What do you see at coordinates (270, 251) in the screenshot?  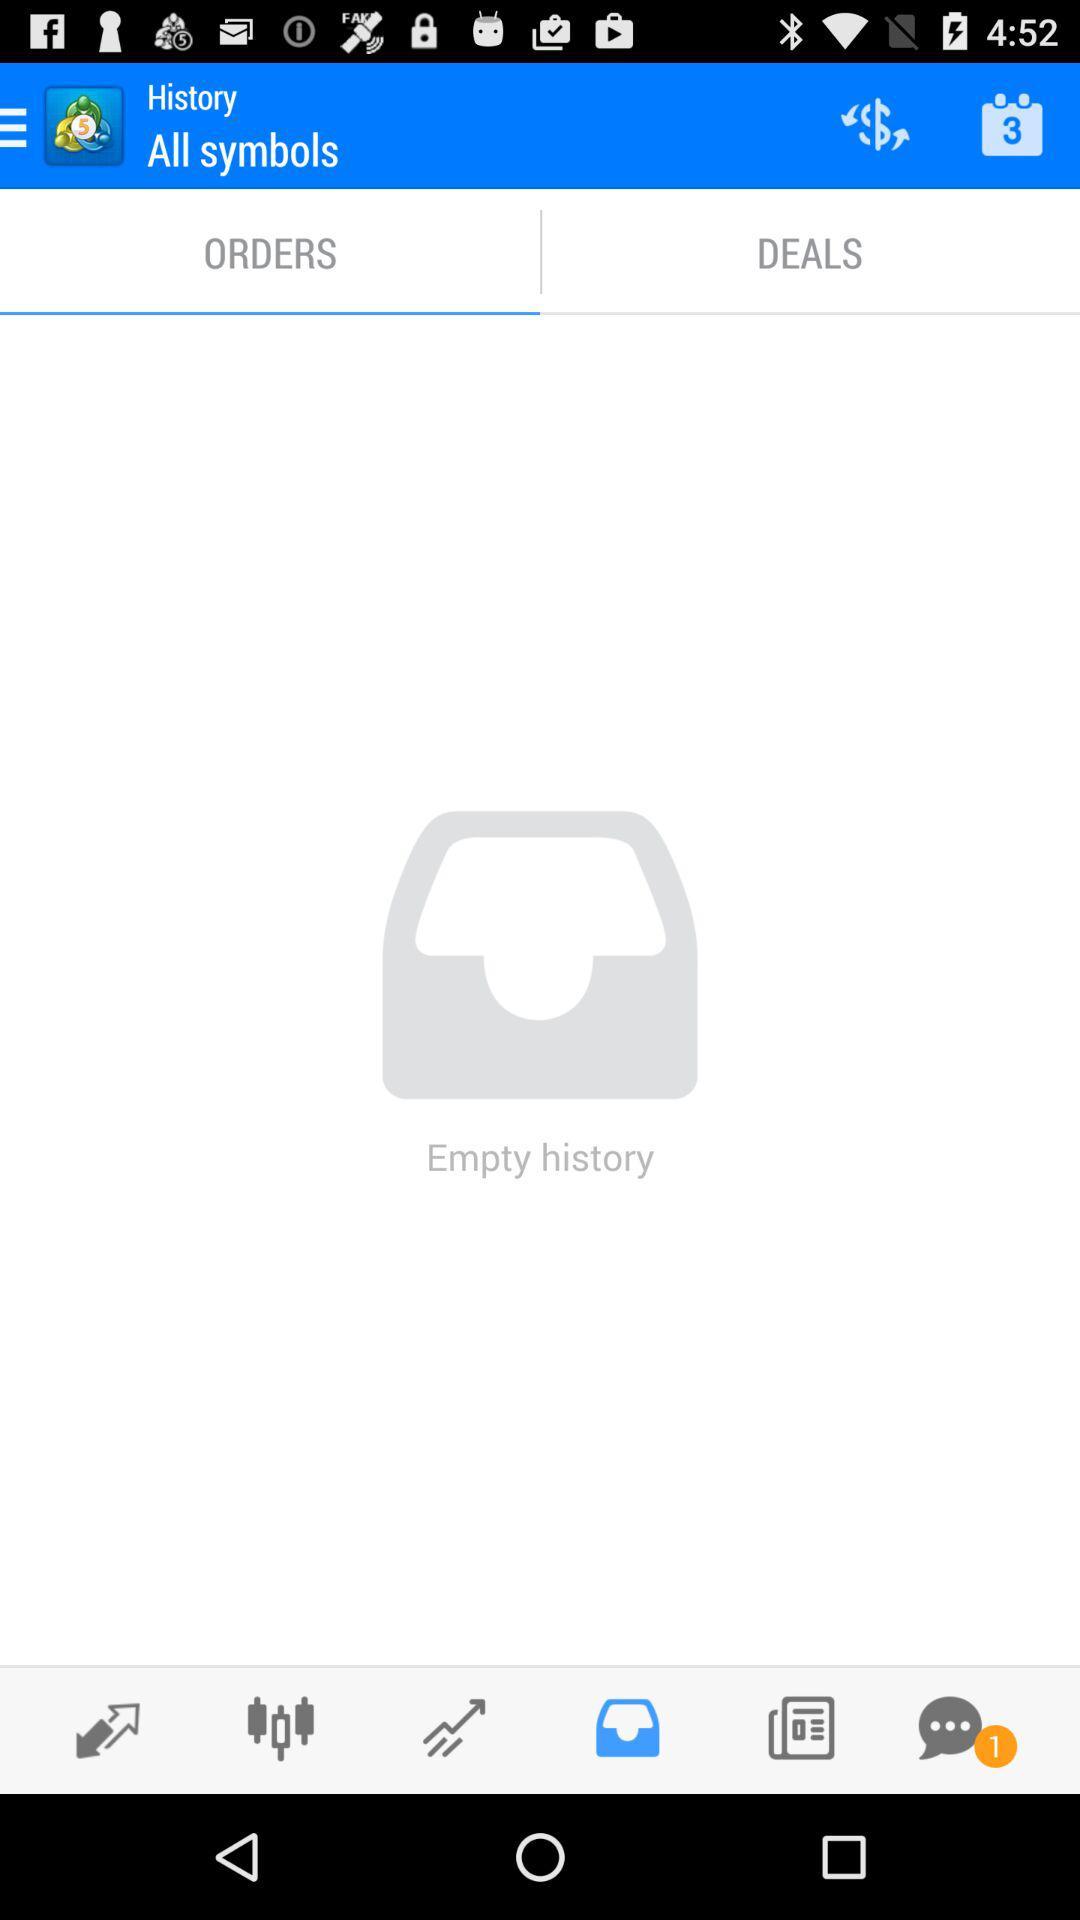 I see `the icon to the left of the deals` at bounding box center [270, 251].